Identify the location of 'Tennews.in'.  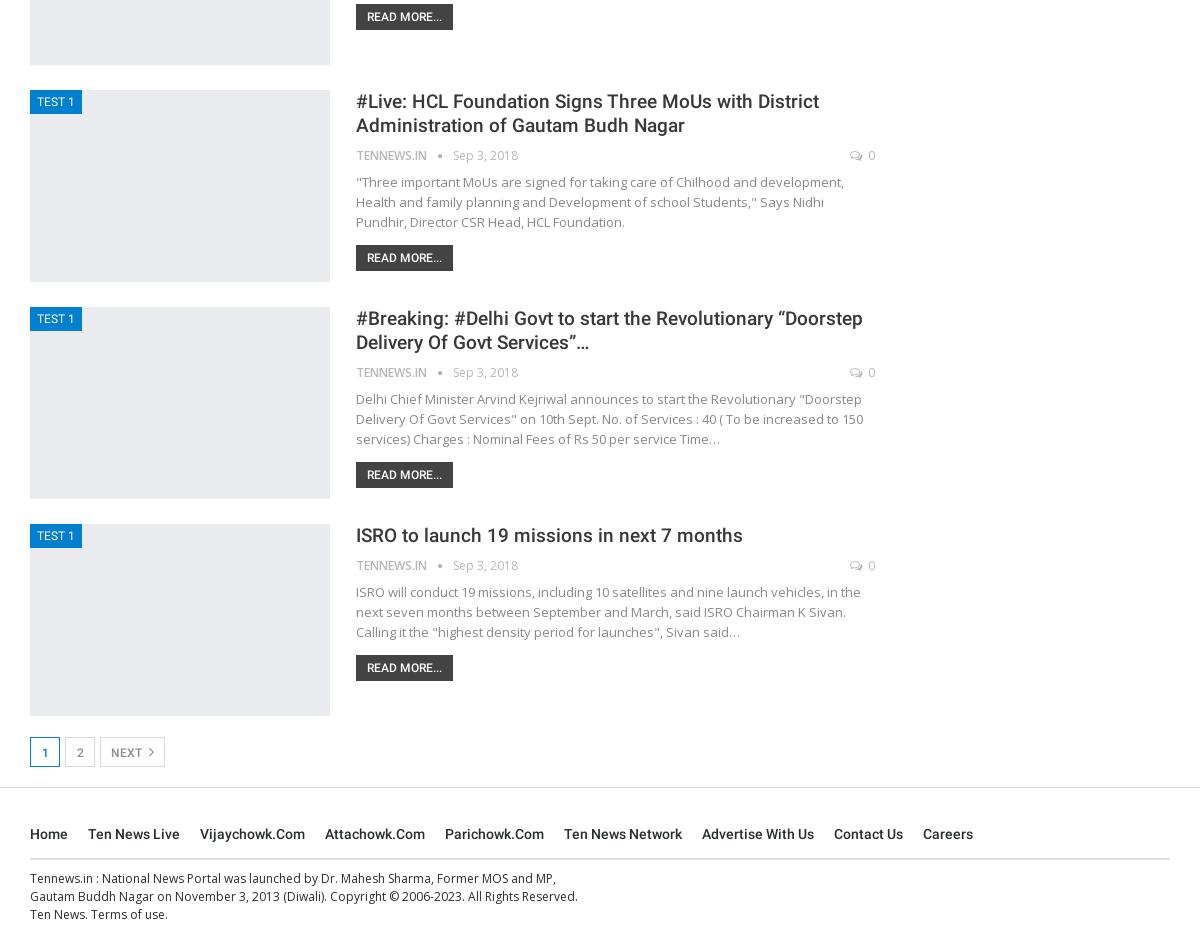
(61, 877).